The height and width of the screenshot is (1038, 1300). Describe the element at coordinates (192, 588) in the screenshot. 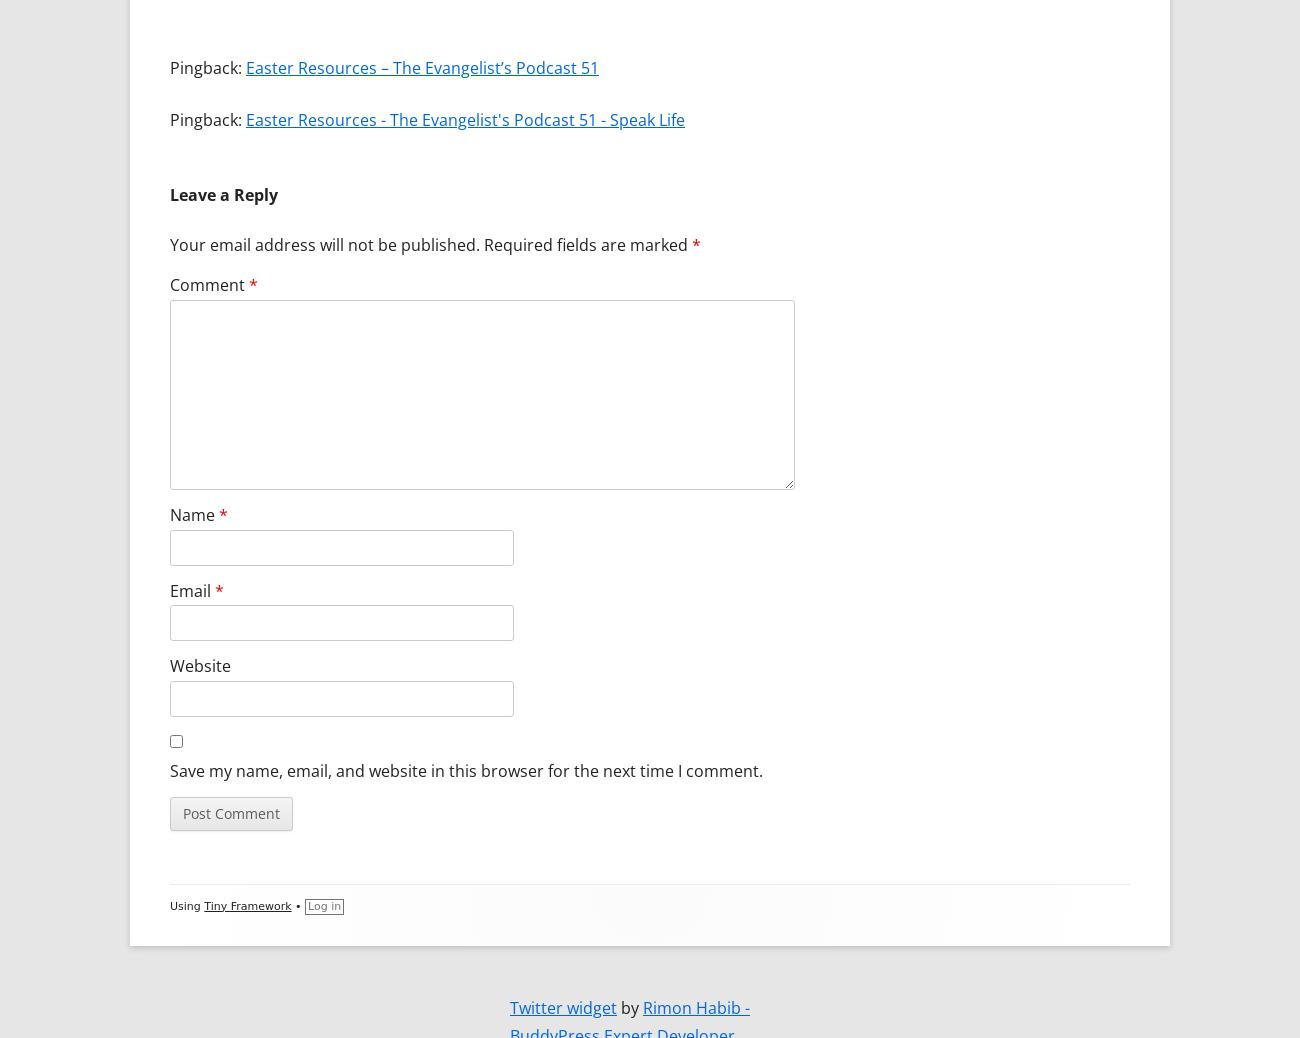

I see `'Email'` at that location.